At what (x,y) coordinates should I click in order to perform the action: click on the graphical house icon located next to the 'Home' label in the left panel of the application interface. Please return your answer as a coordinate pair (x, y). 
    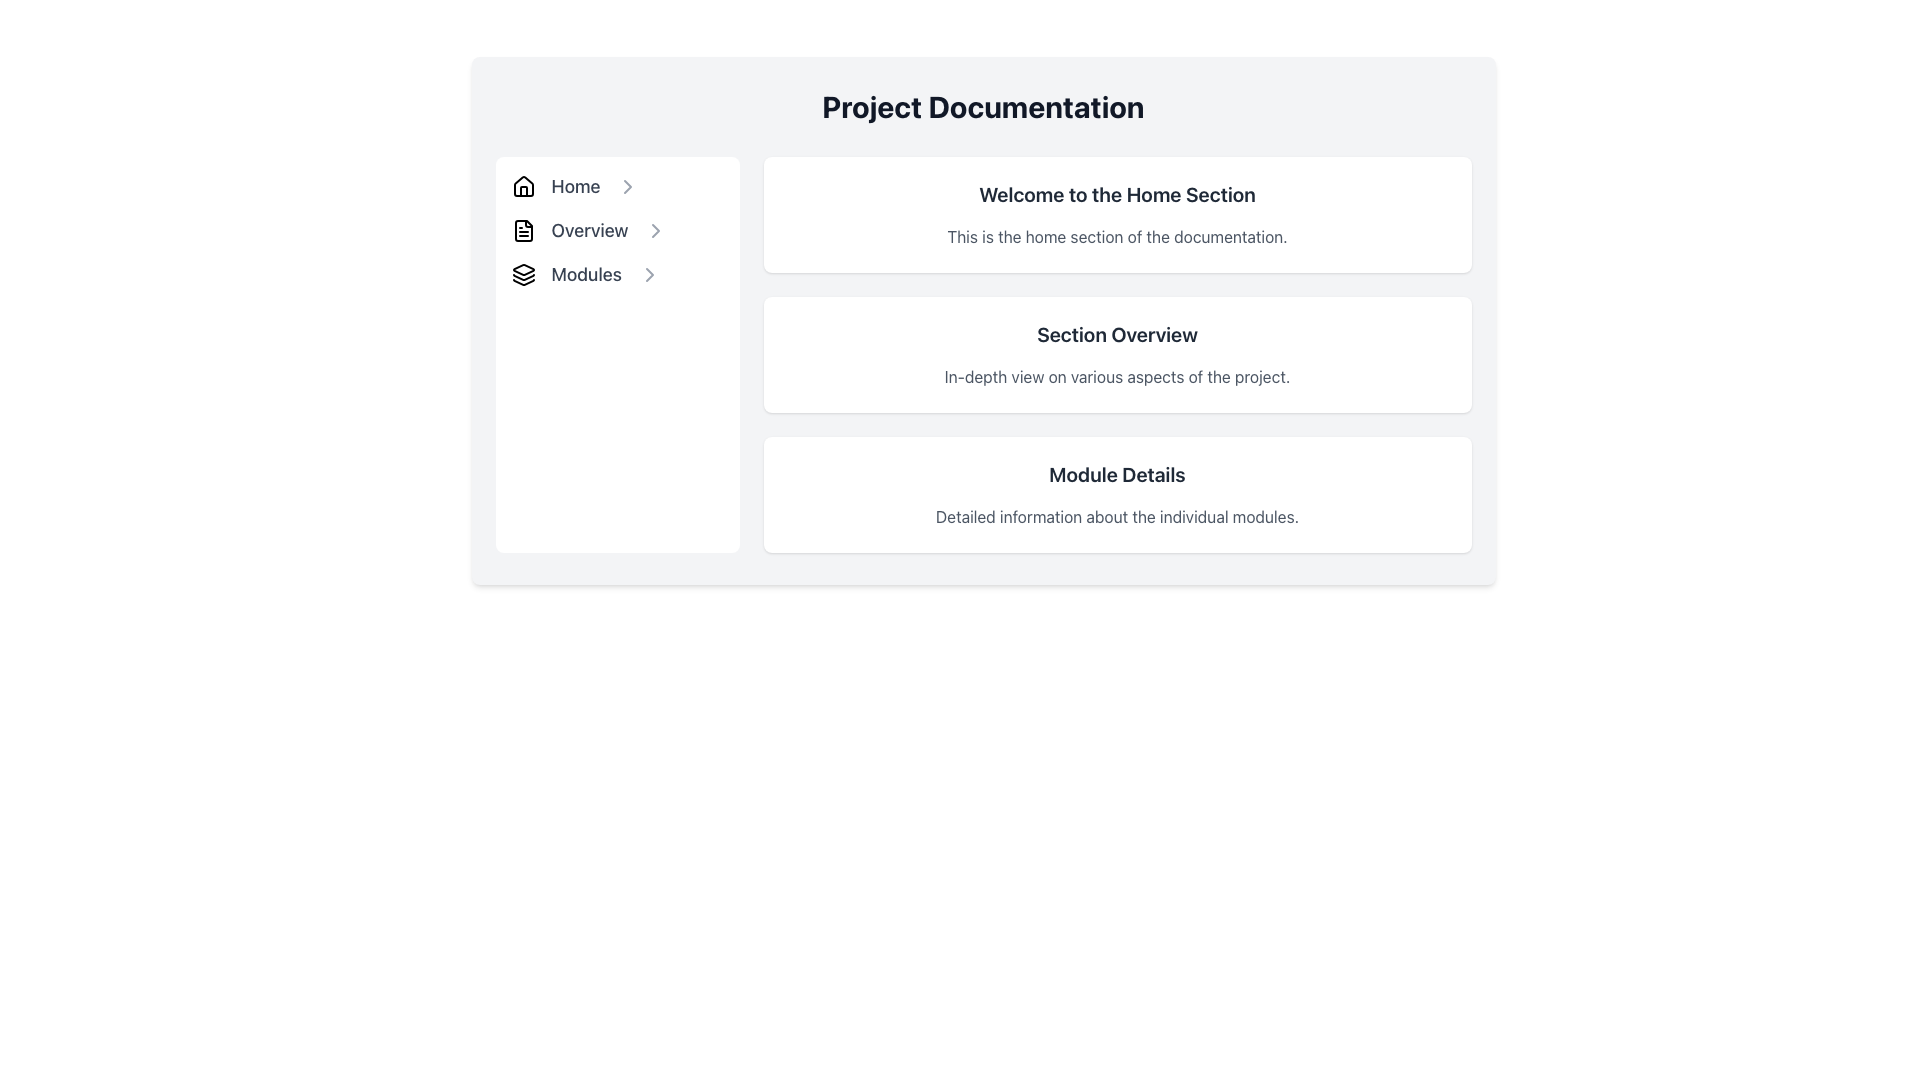
    Looking at the image, I should click on (523, 186).